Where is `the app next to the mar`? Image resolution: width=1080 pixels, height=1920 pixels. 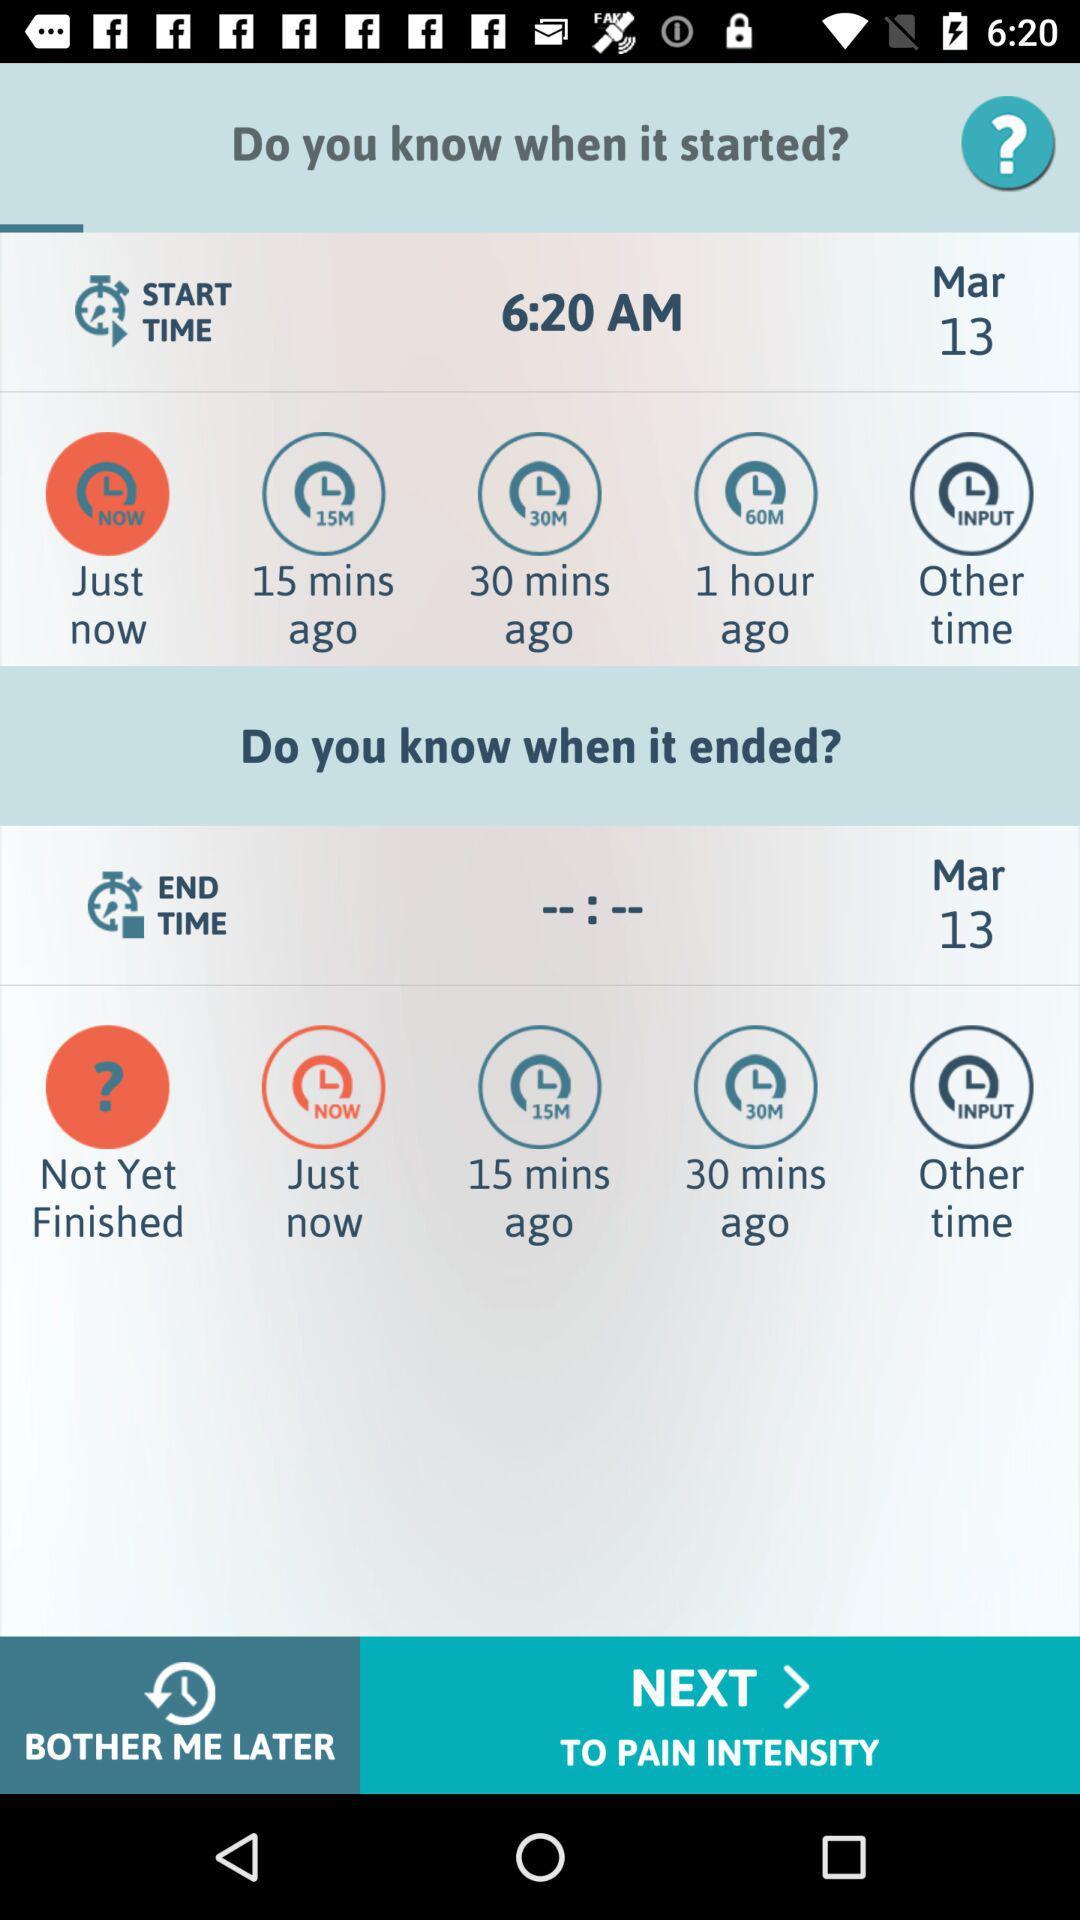 the app next to the mar is located at coordinates (591, 311).